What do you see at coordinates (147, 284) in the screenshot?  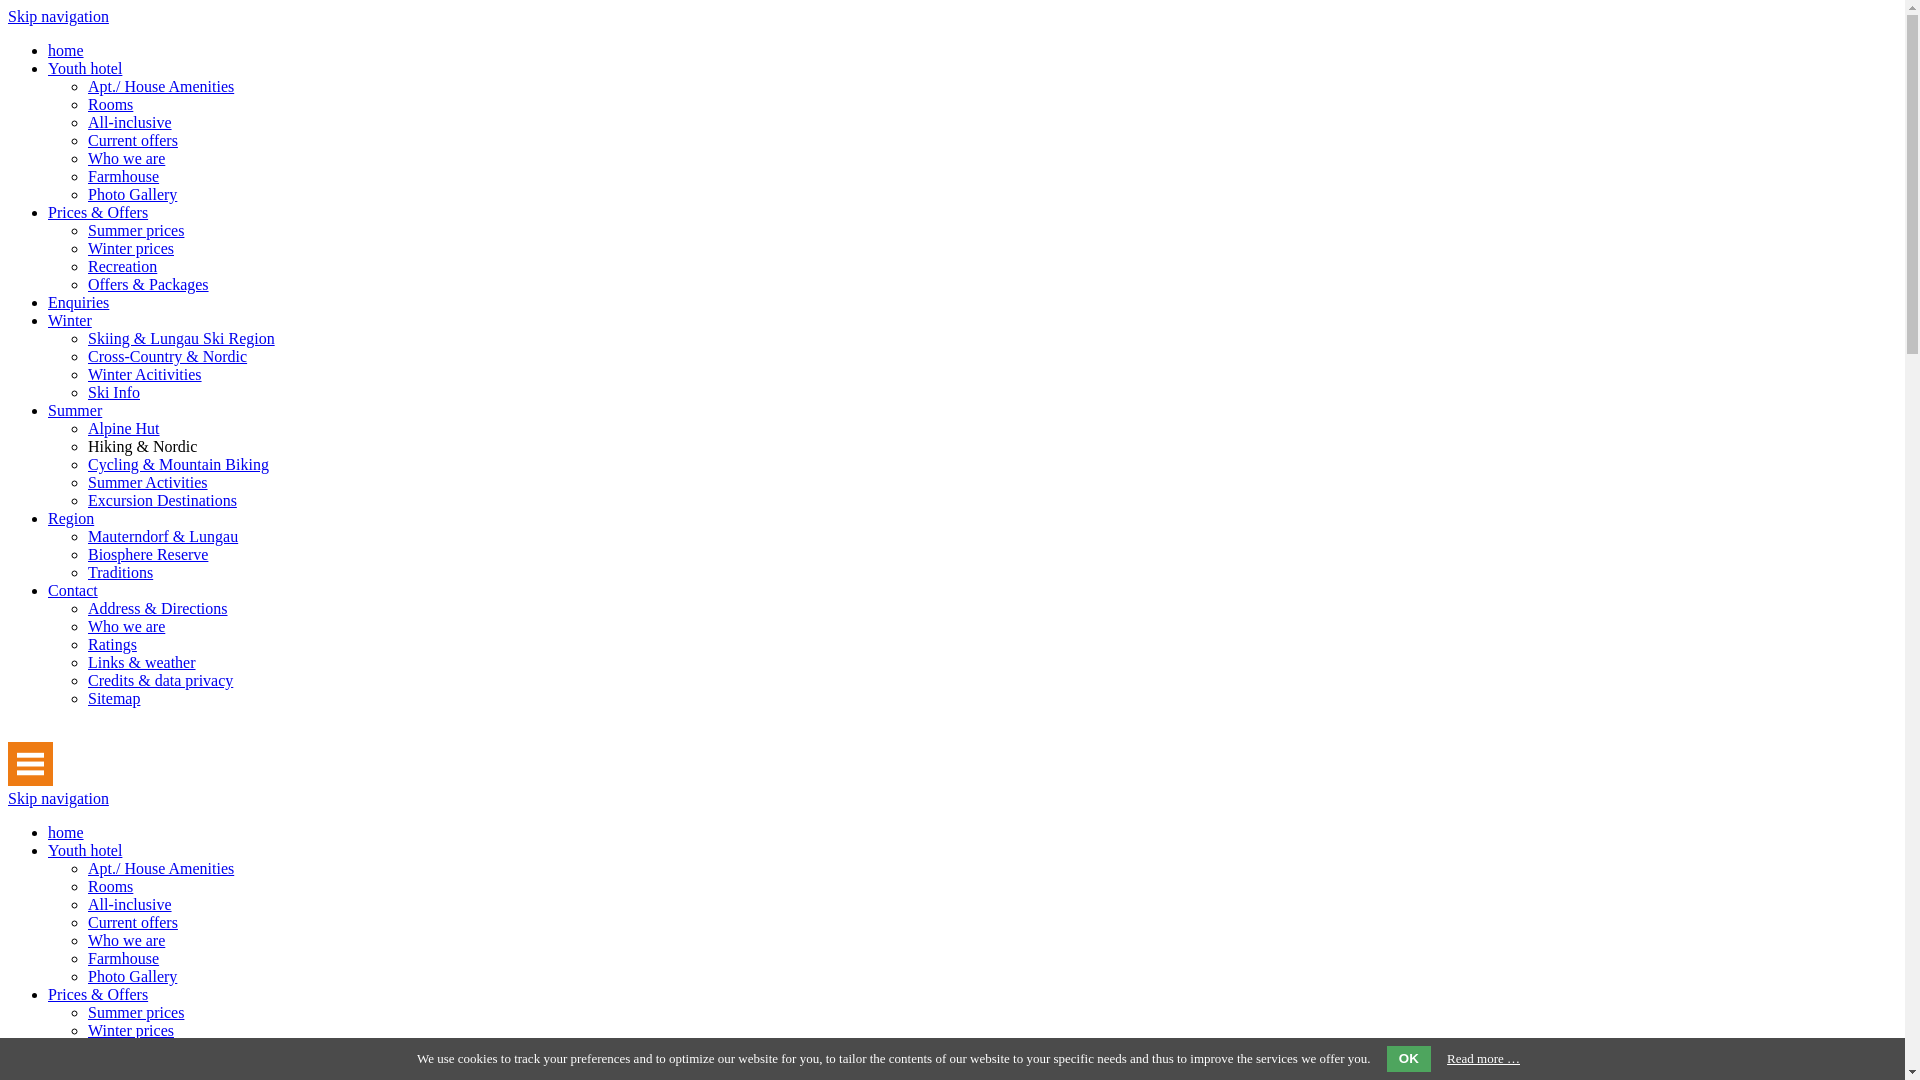 I see `'Offers & Packages'` at bounding box center [147, 284].